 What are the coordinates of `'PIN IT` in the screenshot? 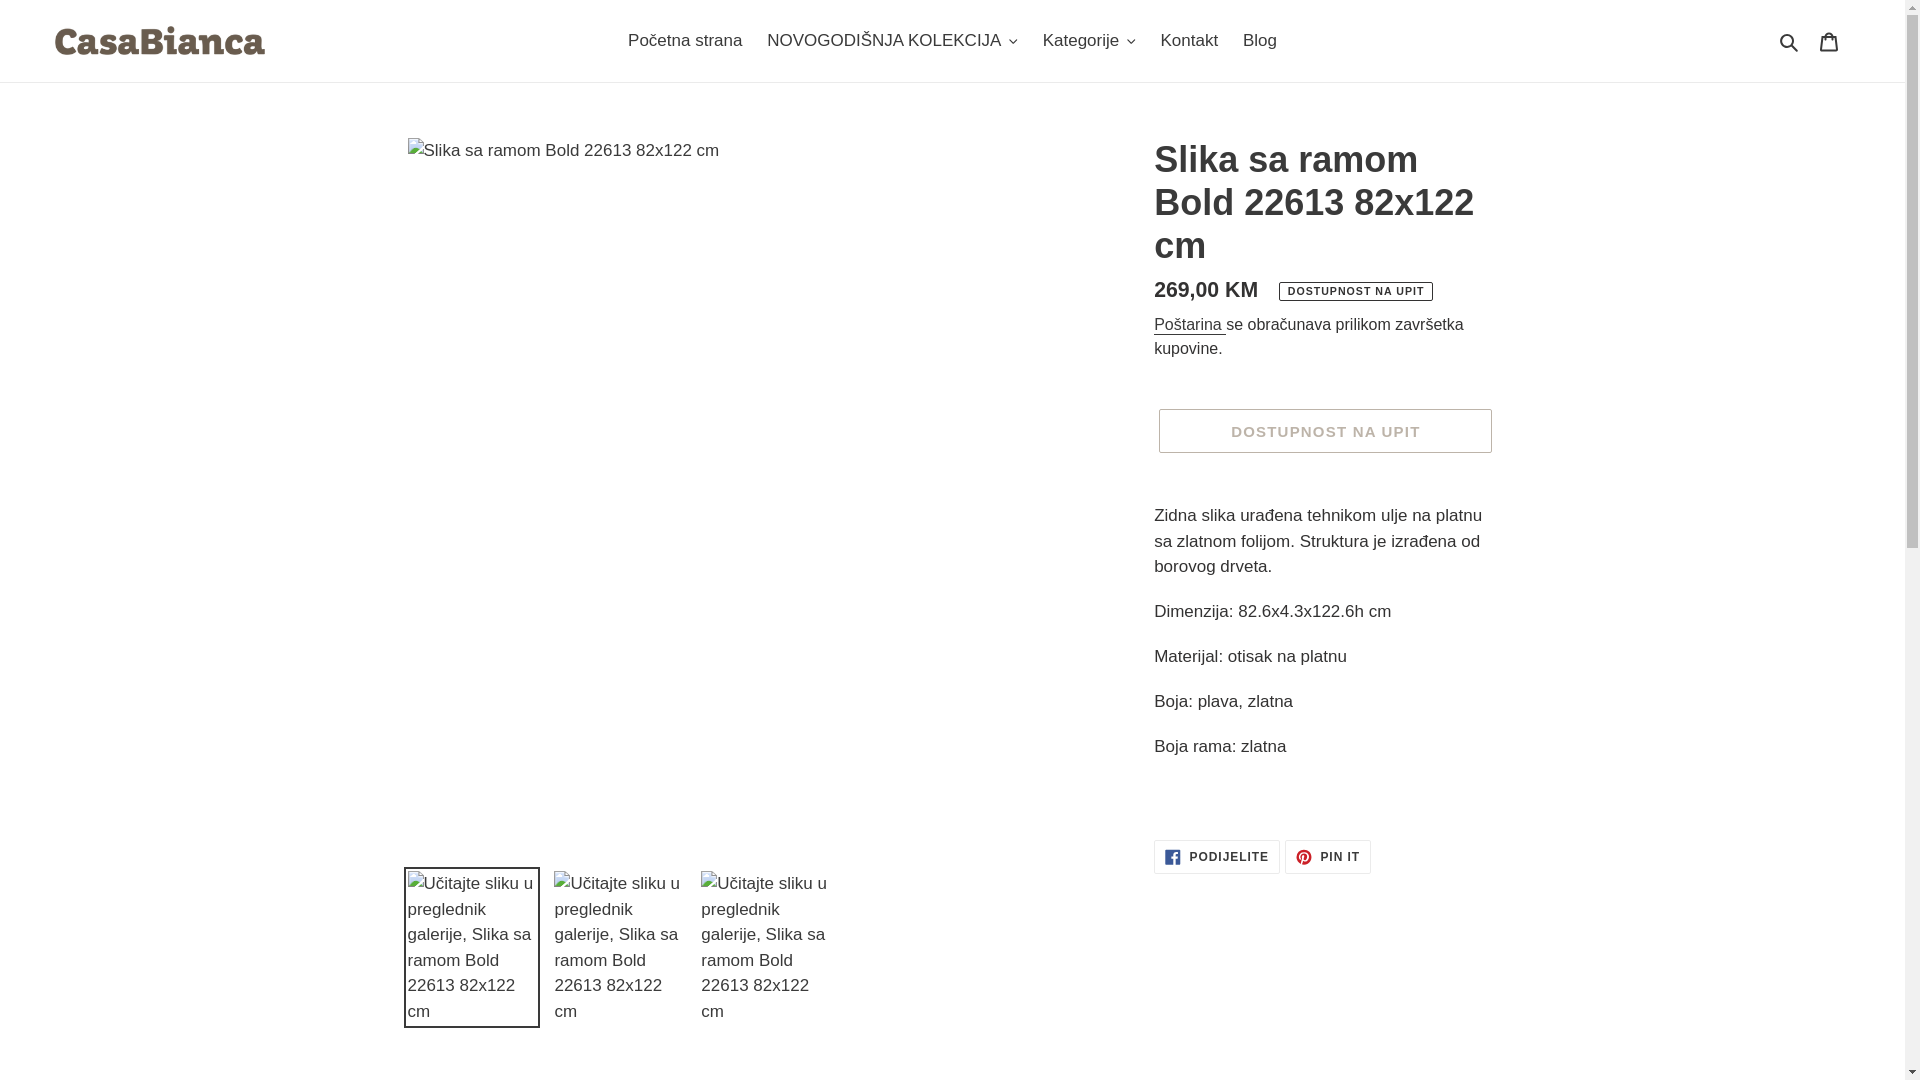 It's located at (1328, 855).